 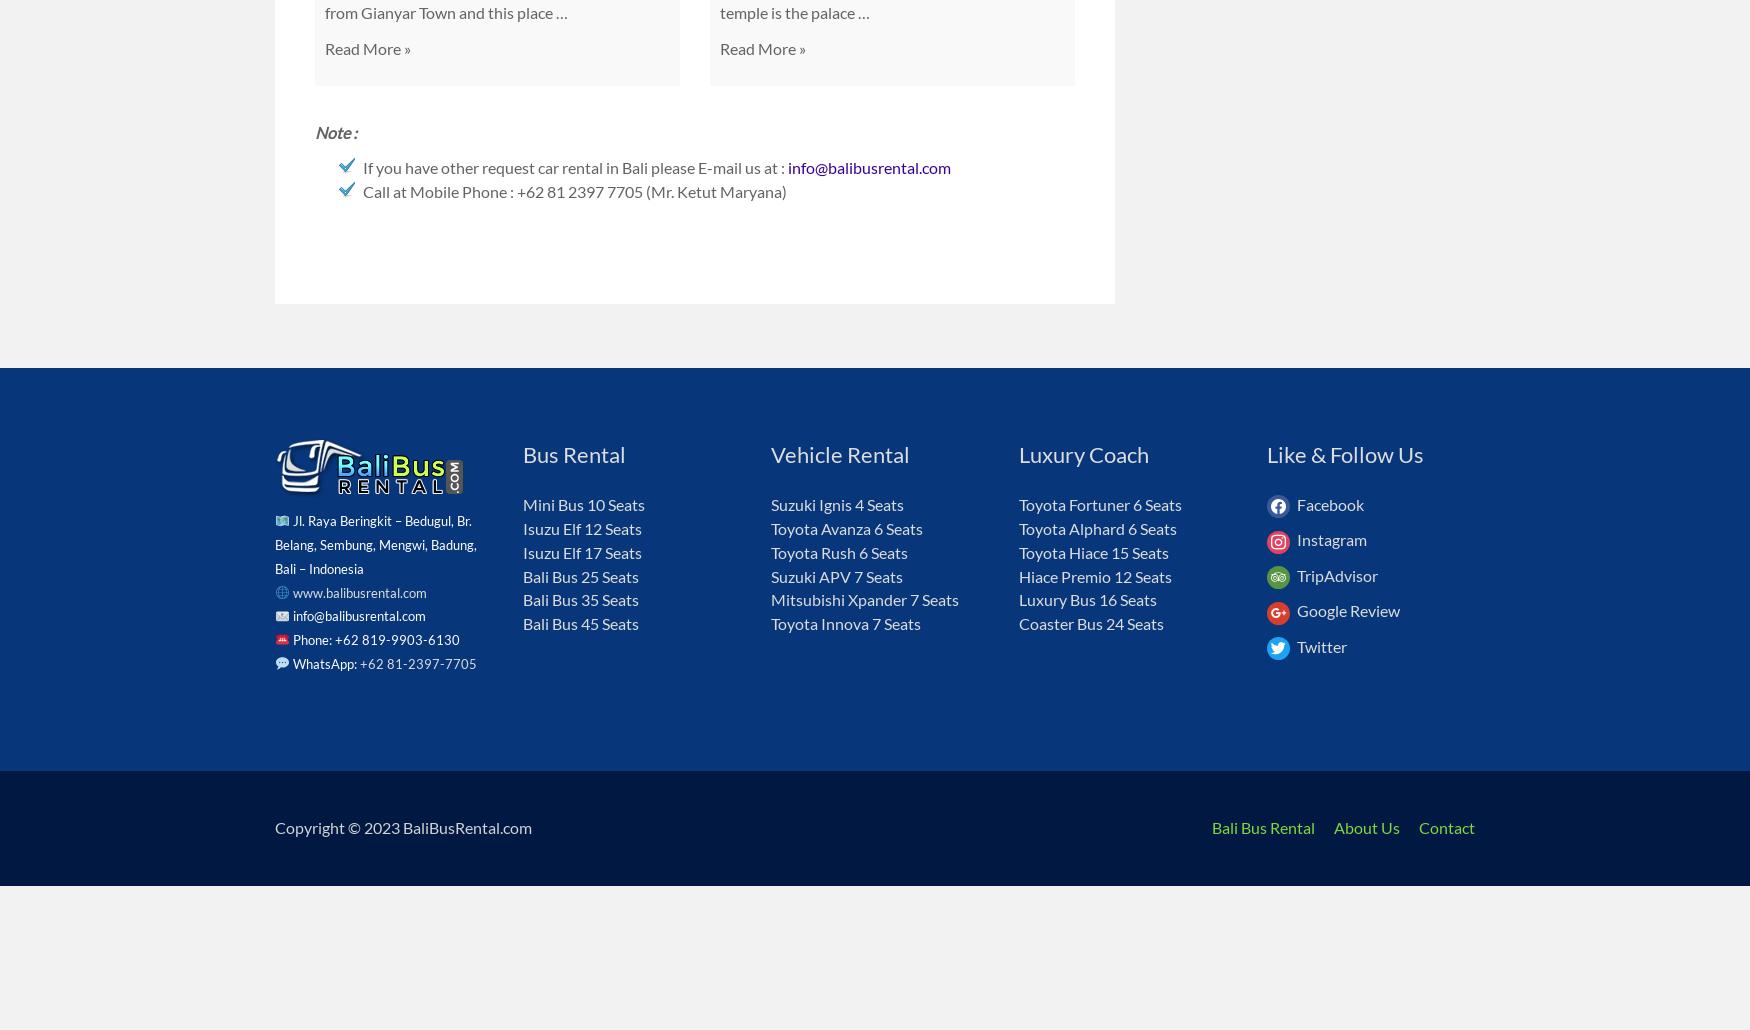 I want to click on 'Hiace Premio 12 Seats', so click(x=1018, y=575).